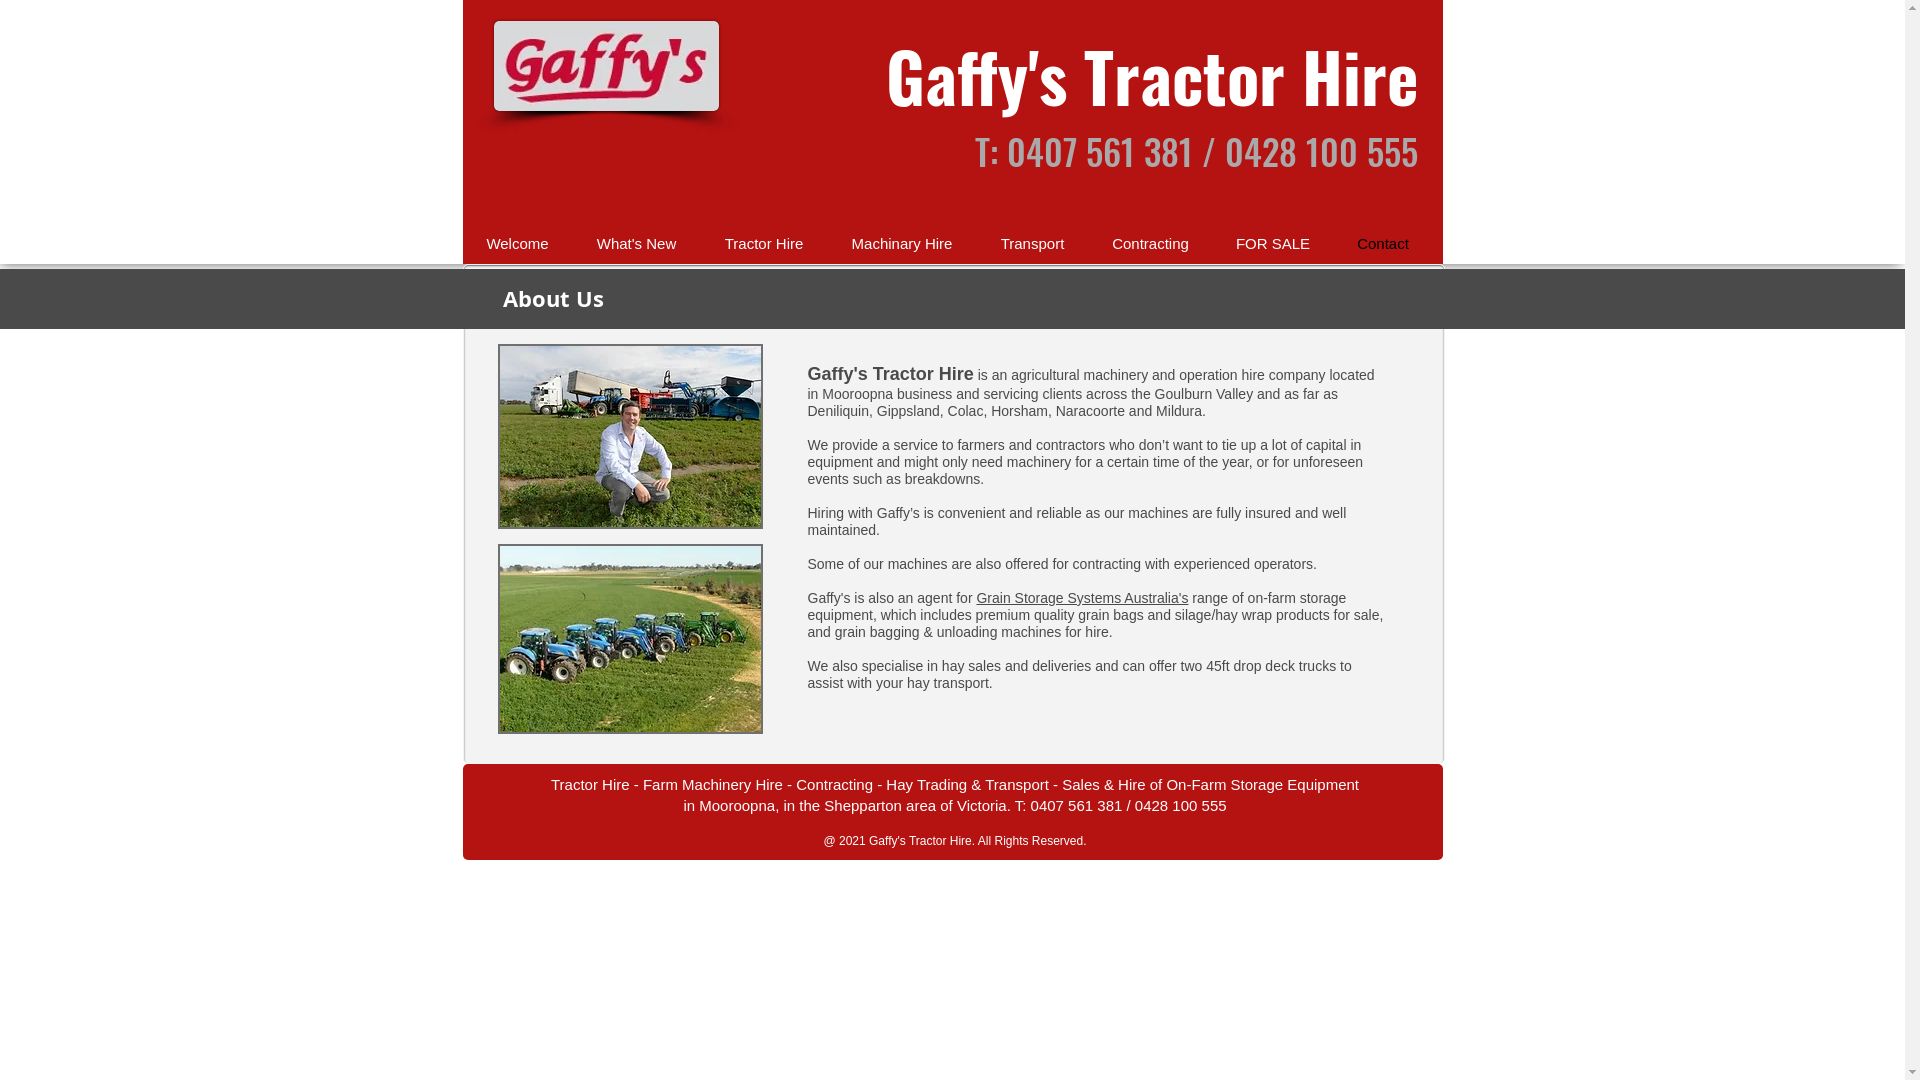  I want to click on 'Tractor Hire', so click(700, 242).